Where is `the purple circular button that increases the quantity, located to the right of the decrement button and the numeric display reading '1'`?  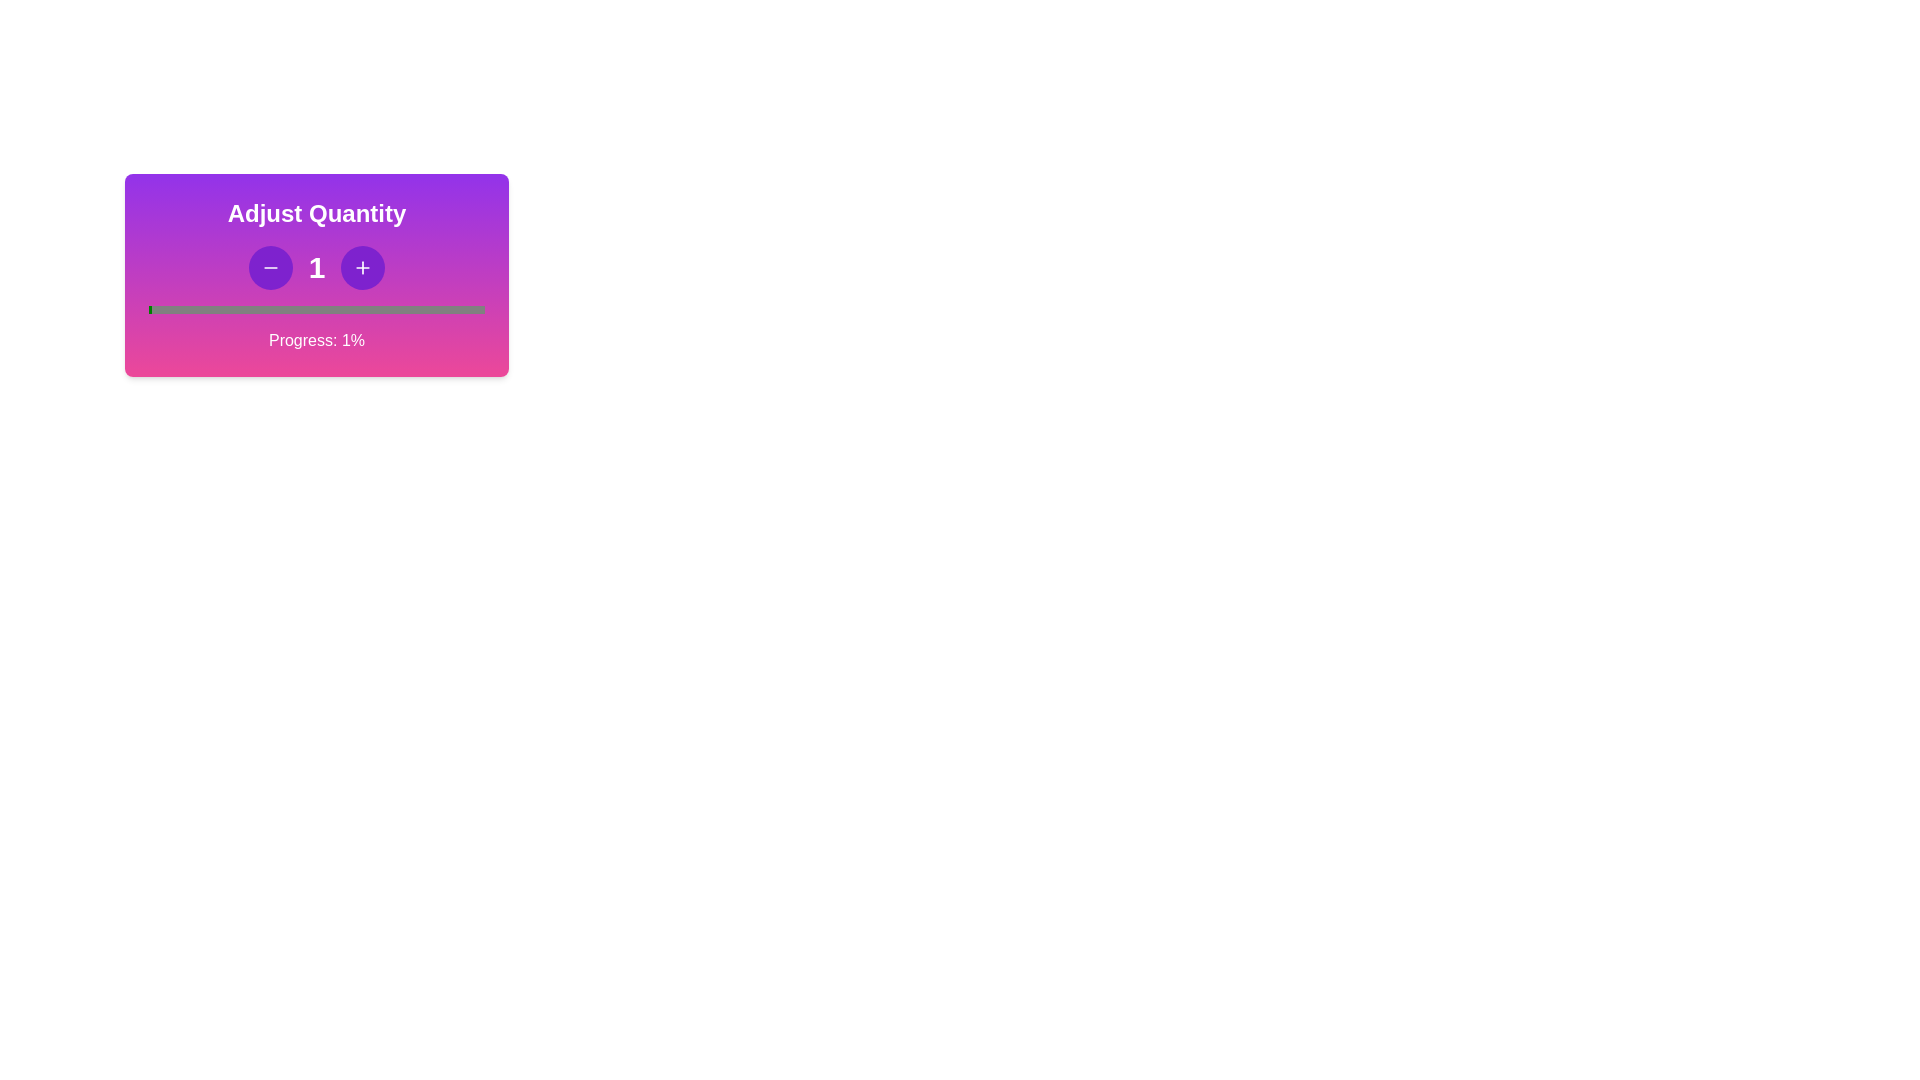
the purple circular button that increases the quantity, located to the right of the decrement button and the numeric display reading '1' is located at coordinates (363, 266).